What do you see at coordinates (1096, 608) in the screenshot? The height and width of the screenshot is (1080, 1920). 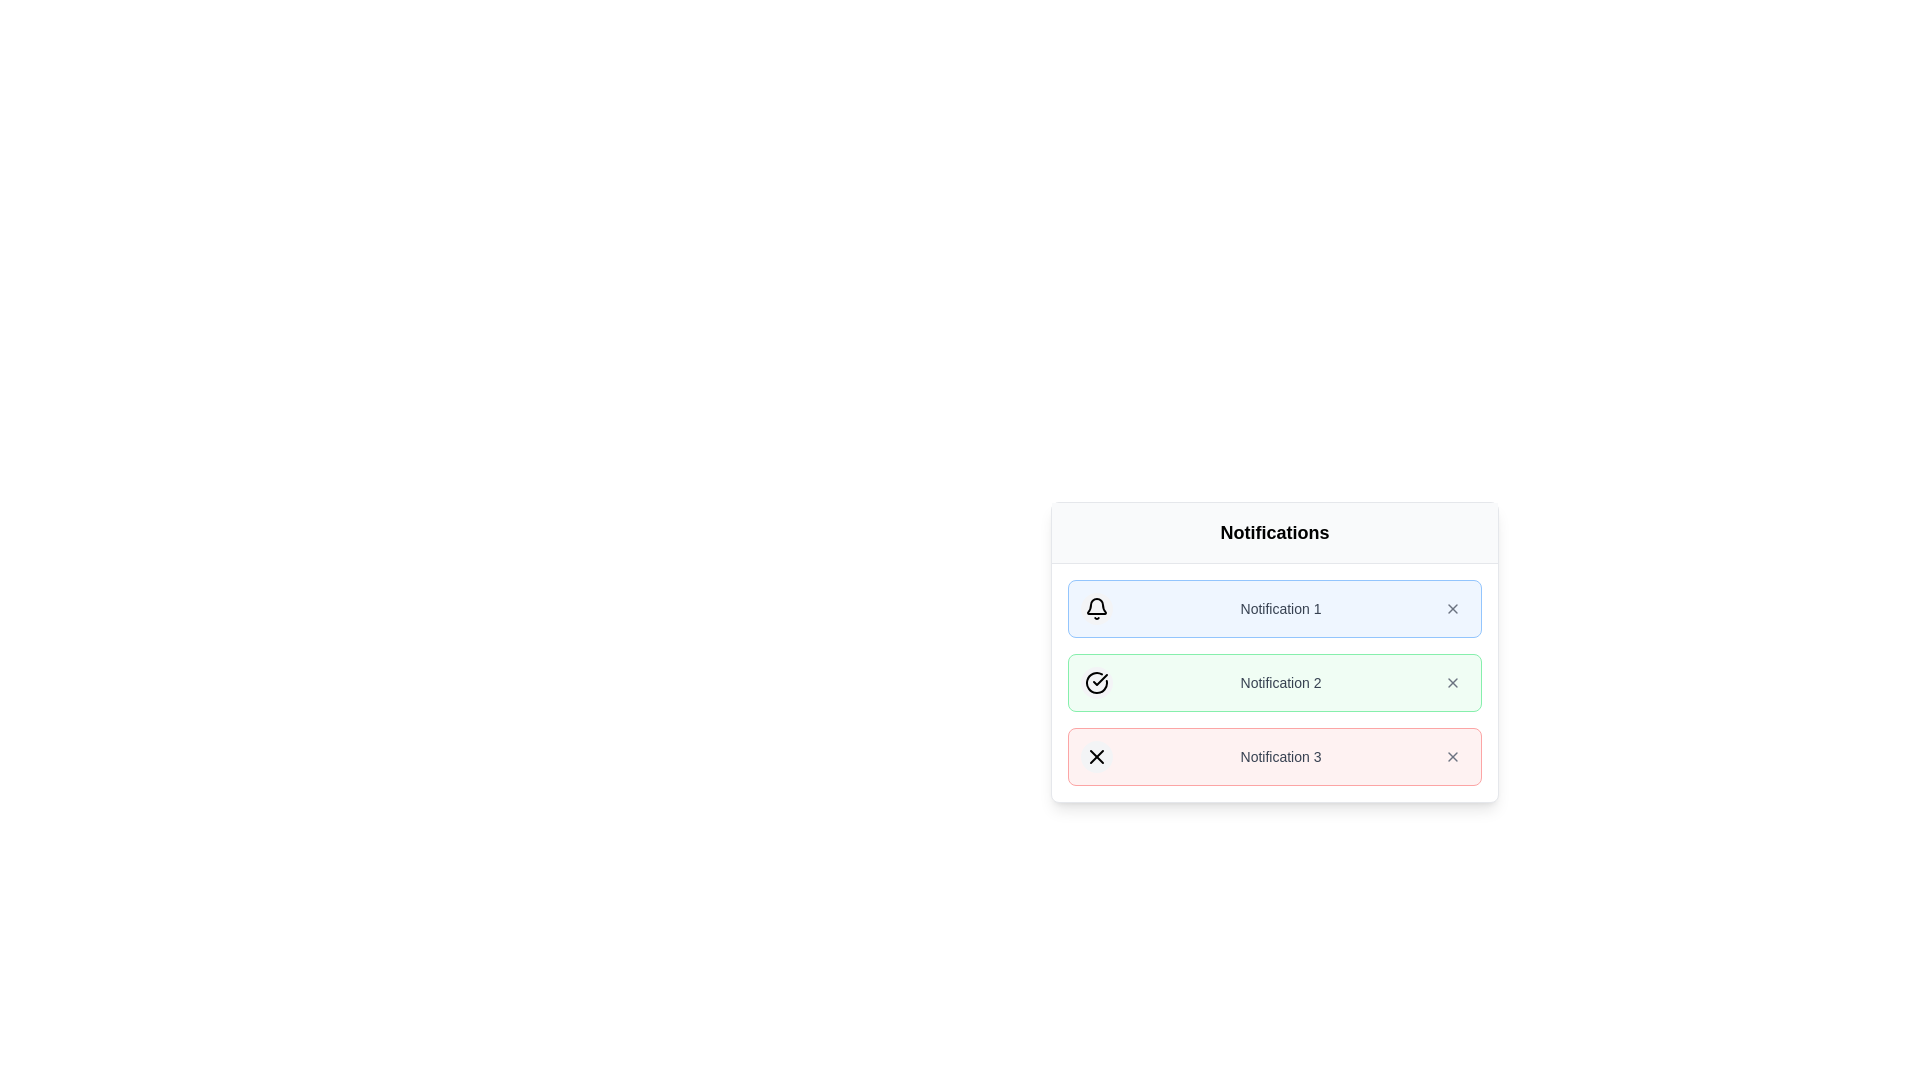 I see `the circular bell icon located to the left of the text labeled 'Notification 1' within a soft blue background rectangle` at bounding box center [1096, 608].